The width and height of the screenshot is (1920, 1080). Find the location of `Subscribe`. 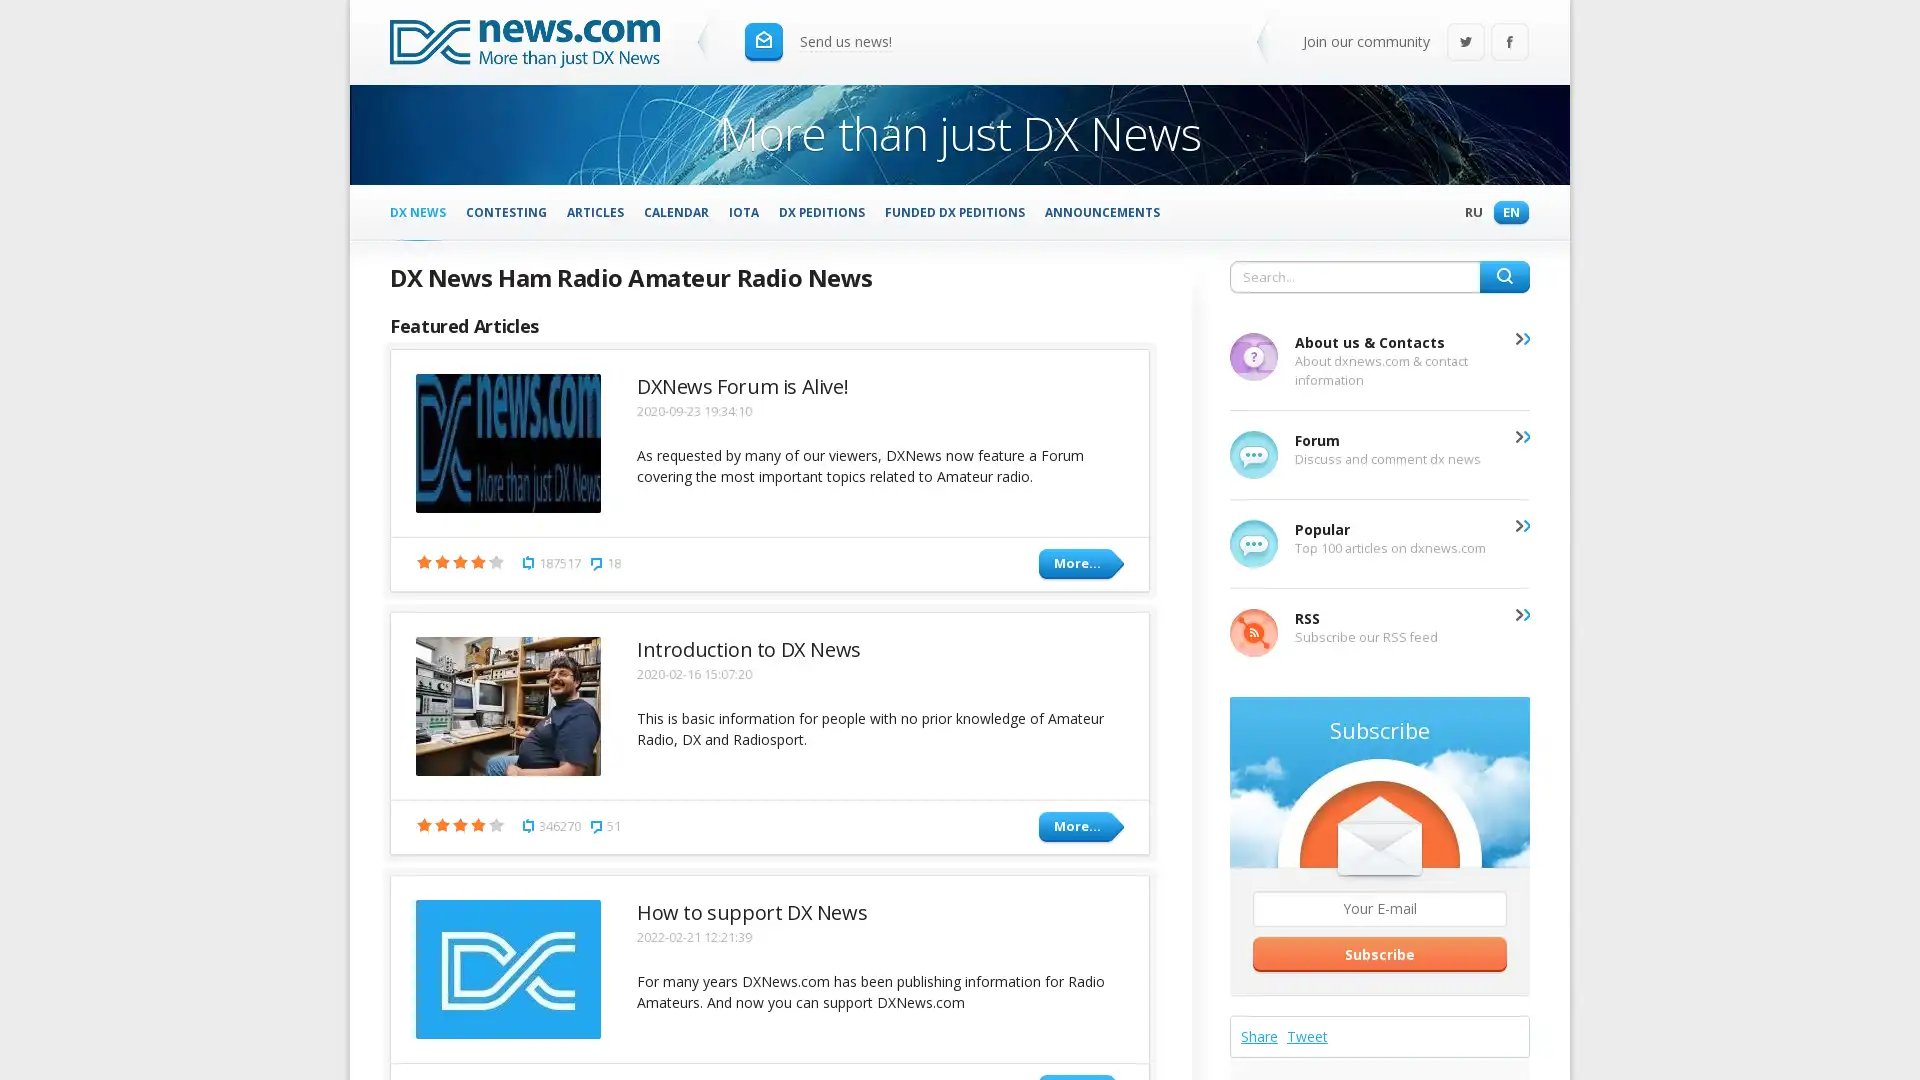

Subscribe is located at coordinates (1379, 952).